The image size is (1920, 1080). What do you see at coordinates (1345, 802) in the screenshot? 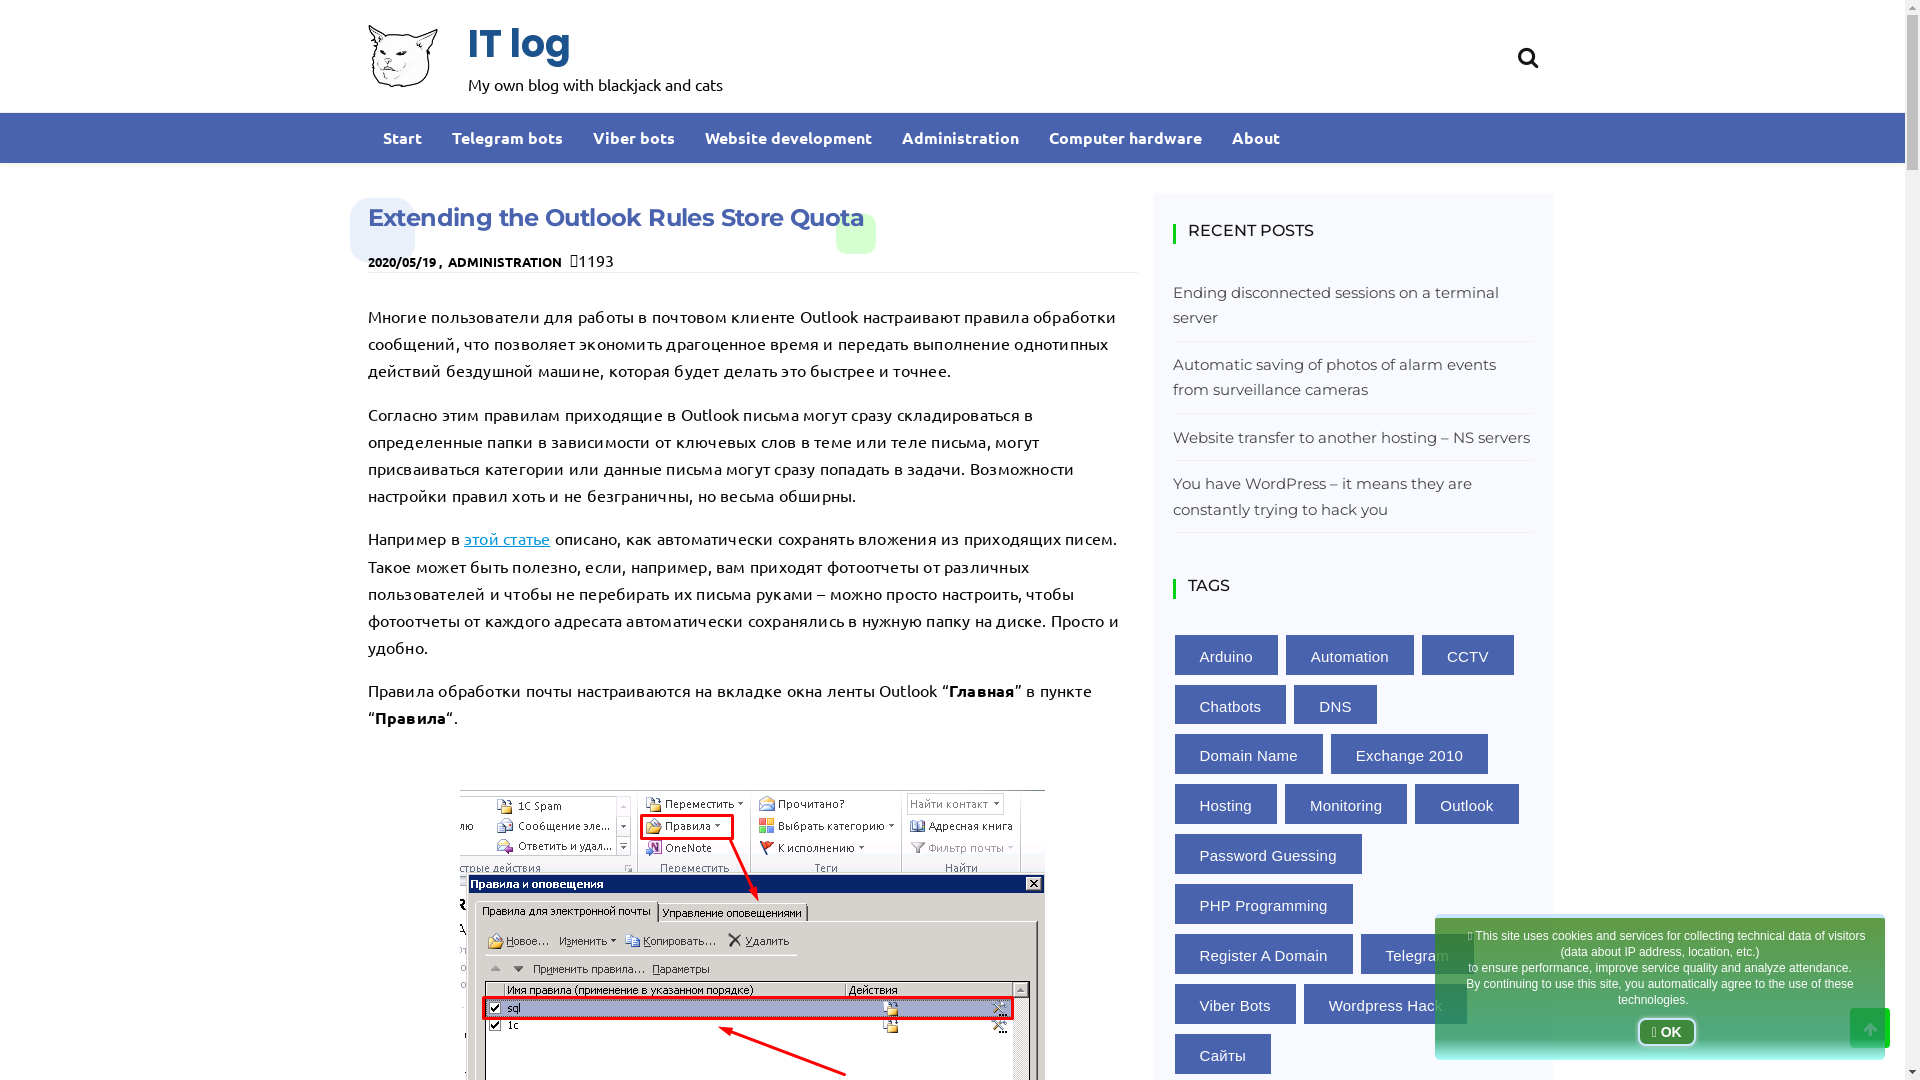
I see `'Monitoring'` at bounding box center [1345, 802].